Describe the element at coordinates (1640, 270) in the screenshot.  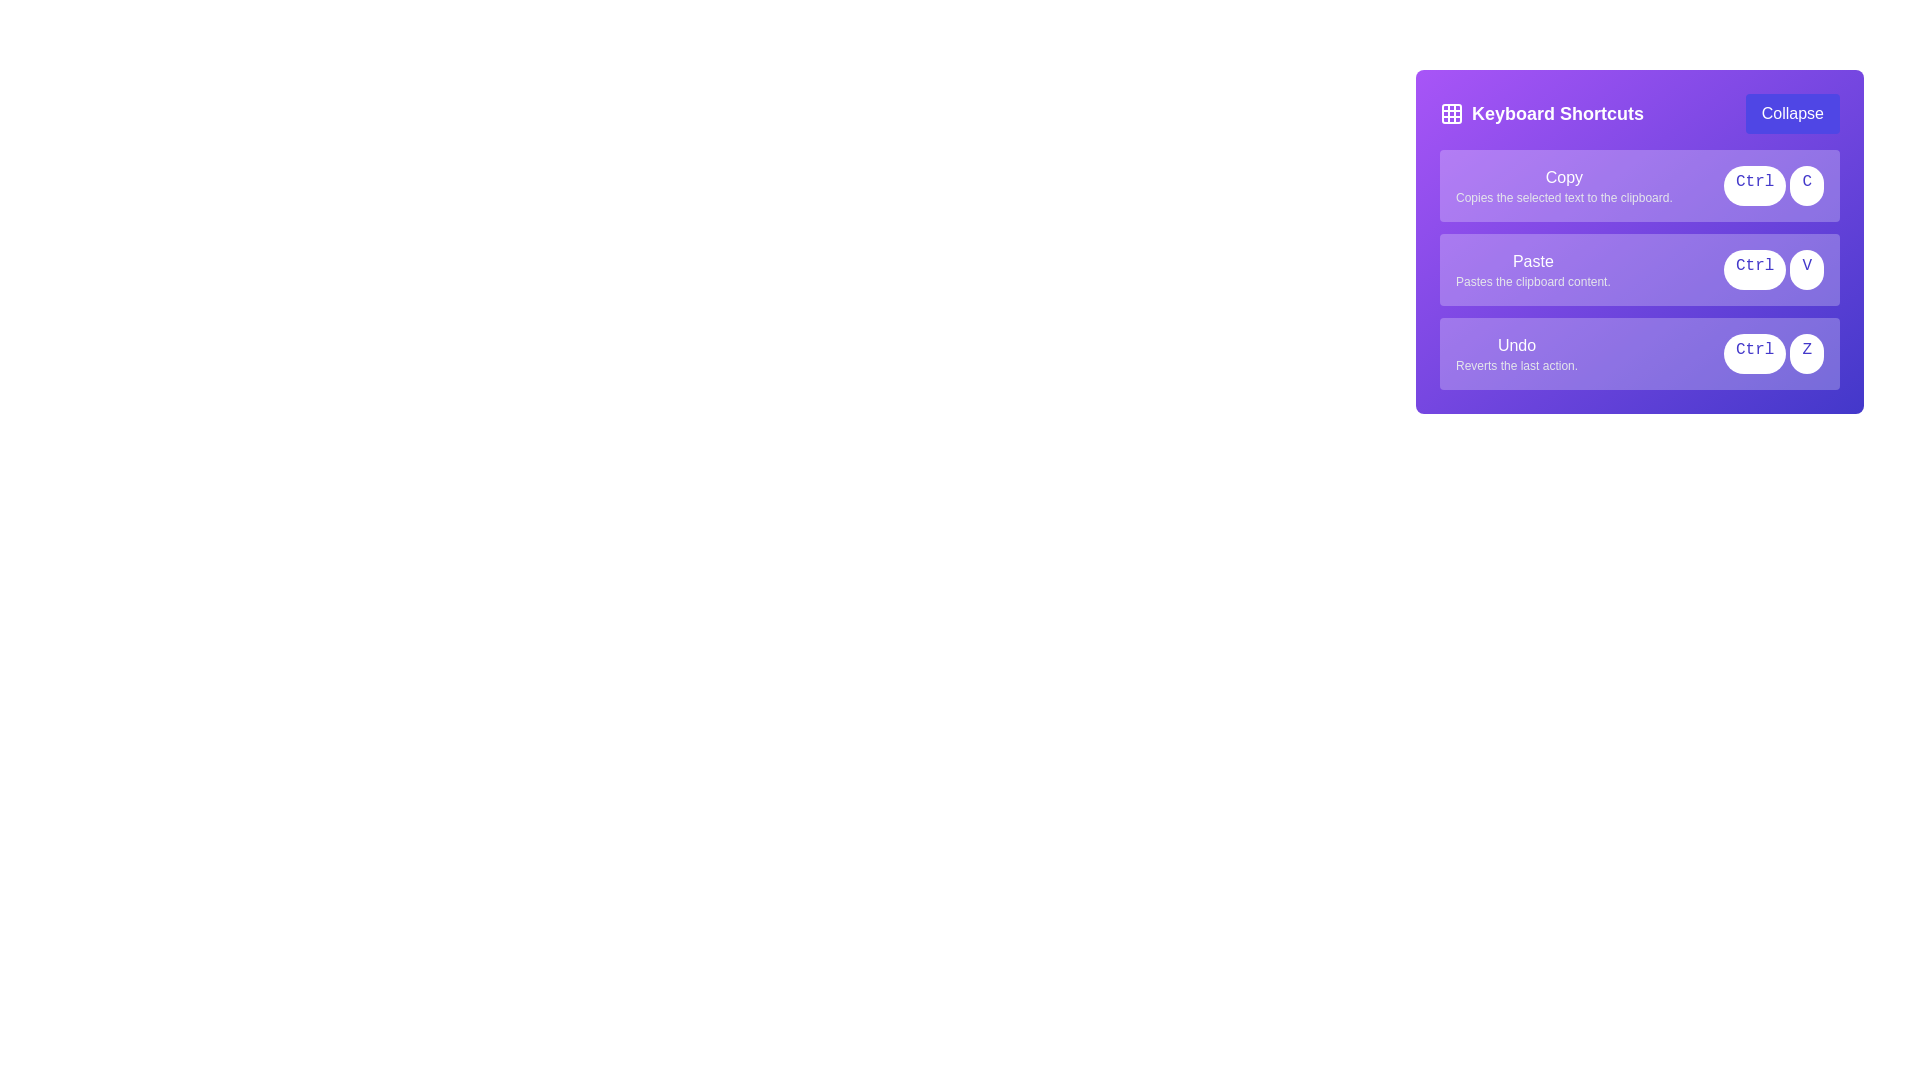
I see `description of the keyboard shortcut 'Ctrl + V' located in the second item of the vertical list within the purple panel labeled 'Keyboard Shortcuts'` at that location.